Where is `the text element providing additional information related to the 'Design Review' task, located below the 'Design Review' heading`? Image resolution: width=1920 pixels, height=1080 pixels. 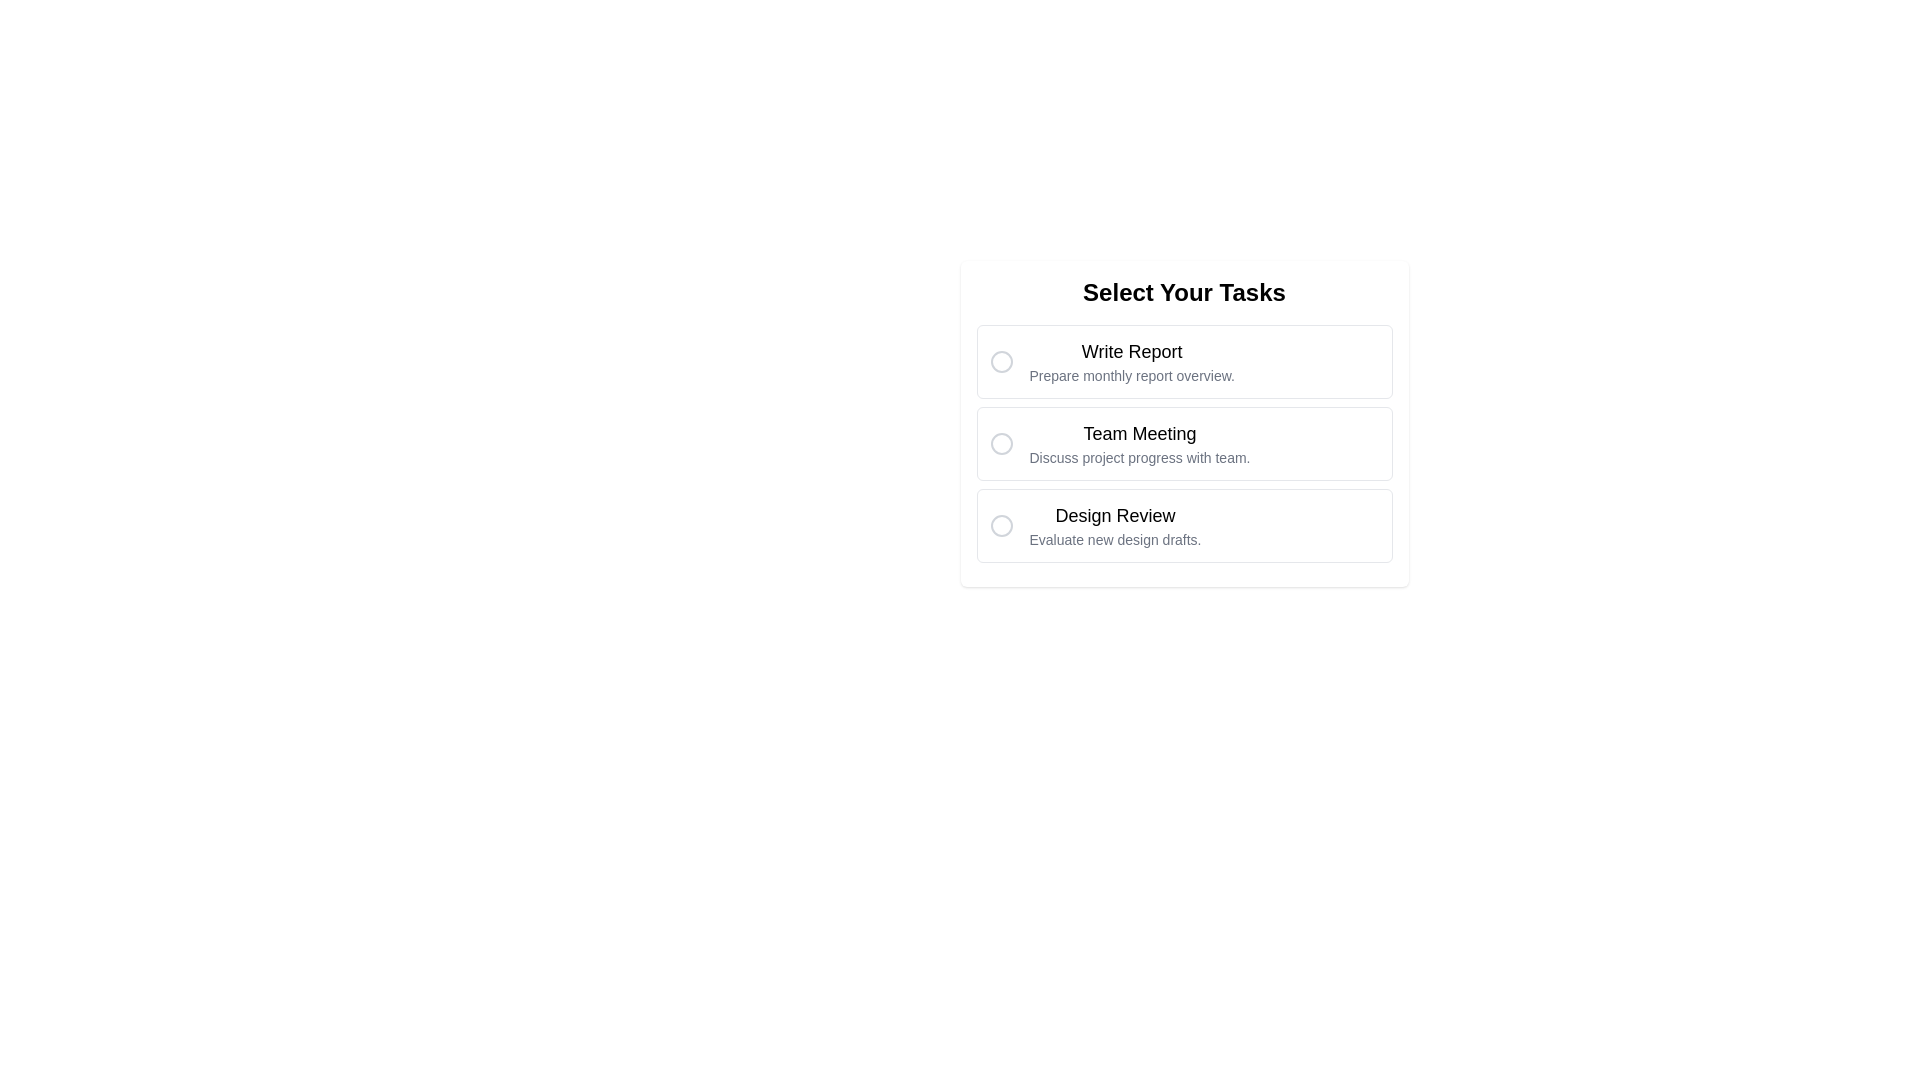 the text element providing additional information related to the 'Design Review' task, located below the 'Design Review' heading is located at coordinates (1114, 540).